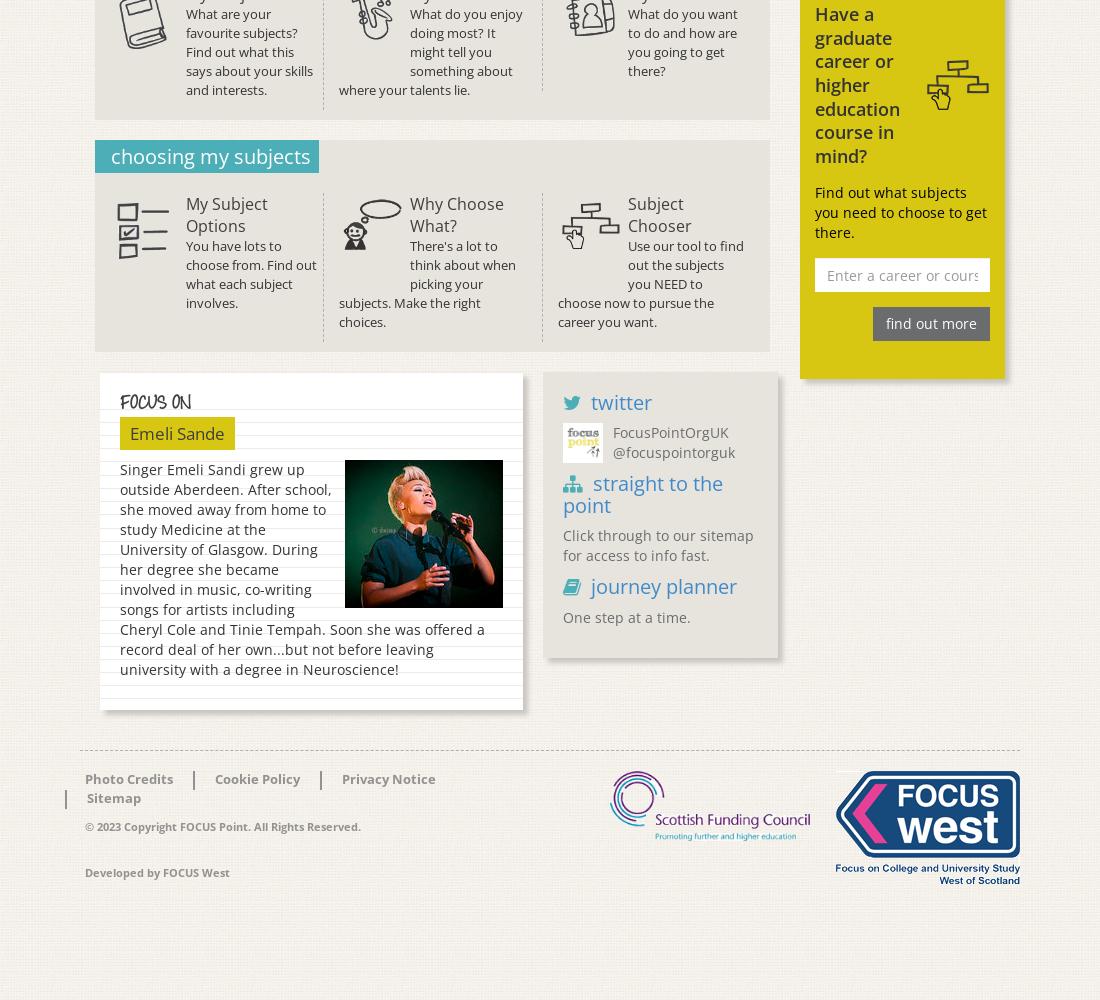 The image size is (1100, 1000). I want to click on 'Choosing My Subjects', so click(110, 155).